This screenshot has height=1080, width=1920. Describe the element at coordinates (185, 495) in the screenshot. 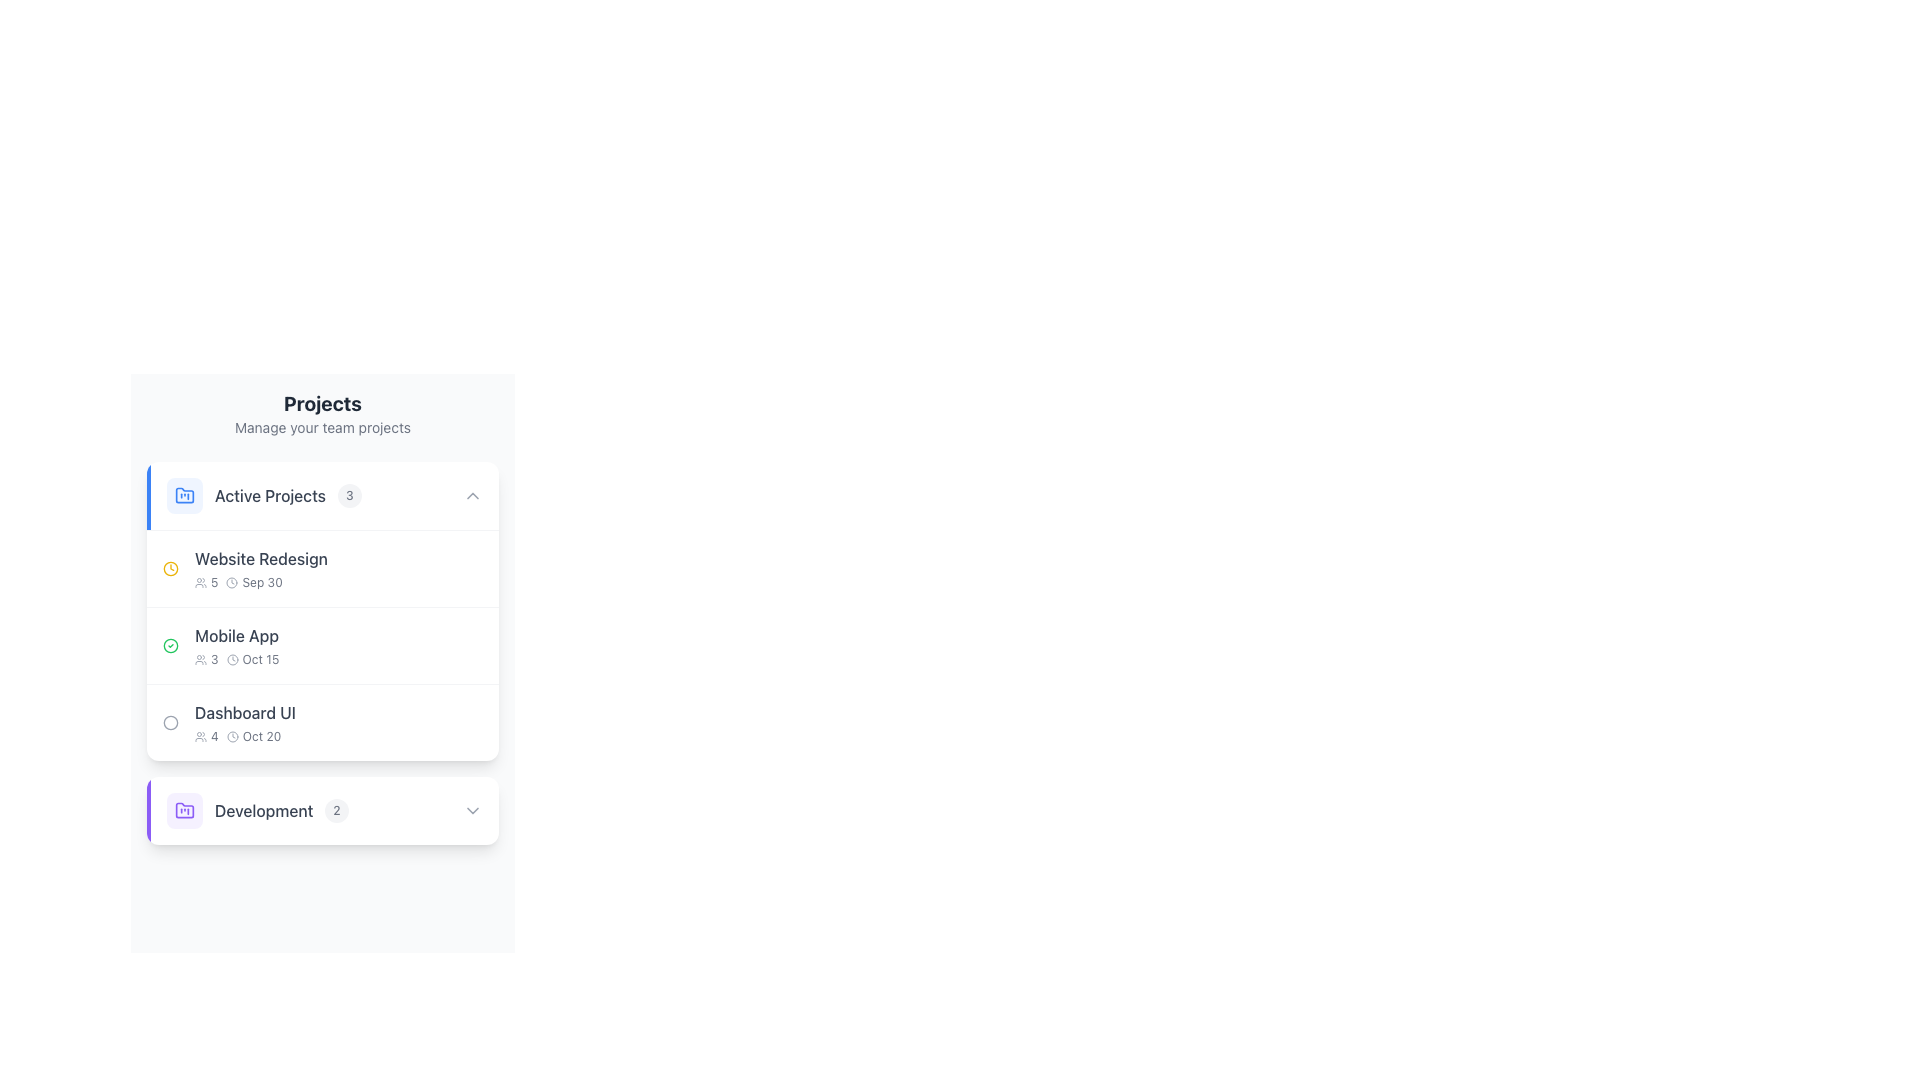

I see `the appearance of the rounded, blue-highlighted kanban folder icon located to the left of the 'Active Projects' header` at that location.